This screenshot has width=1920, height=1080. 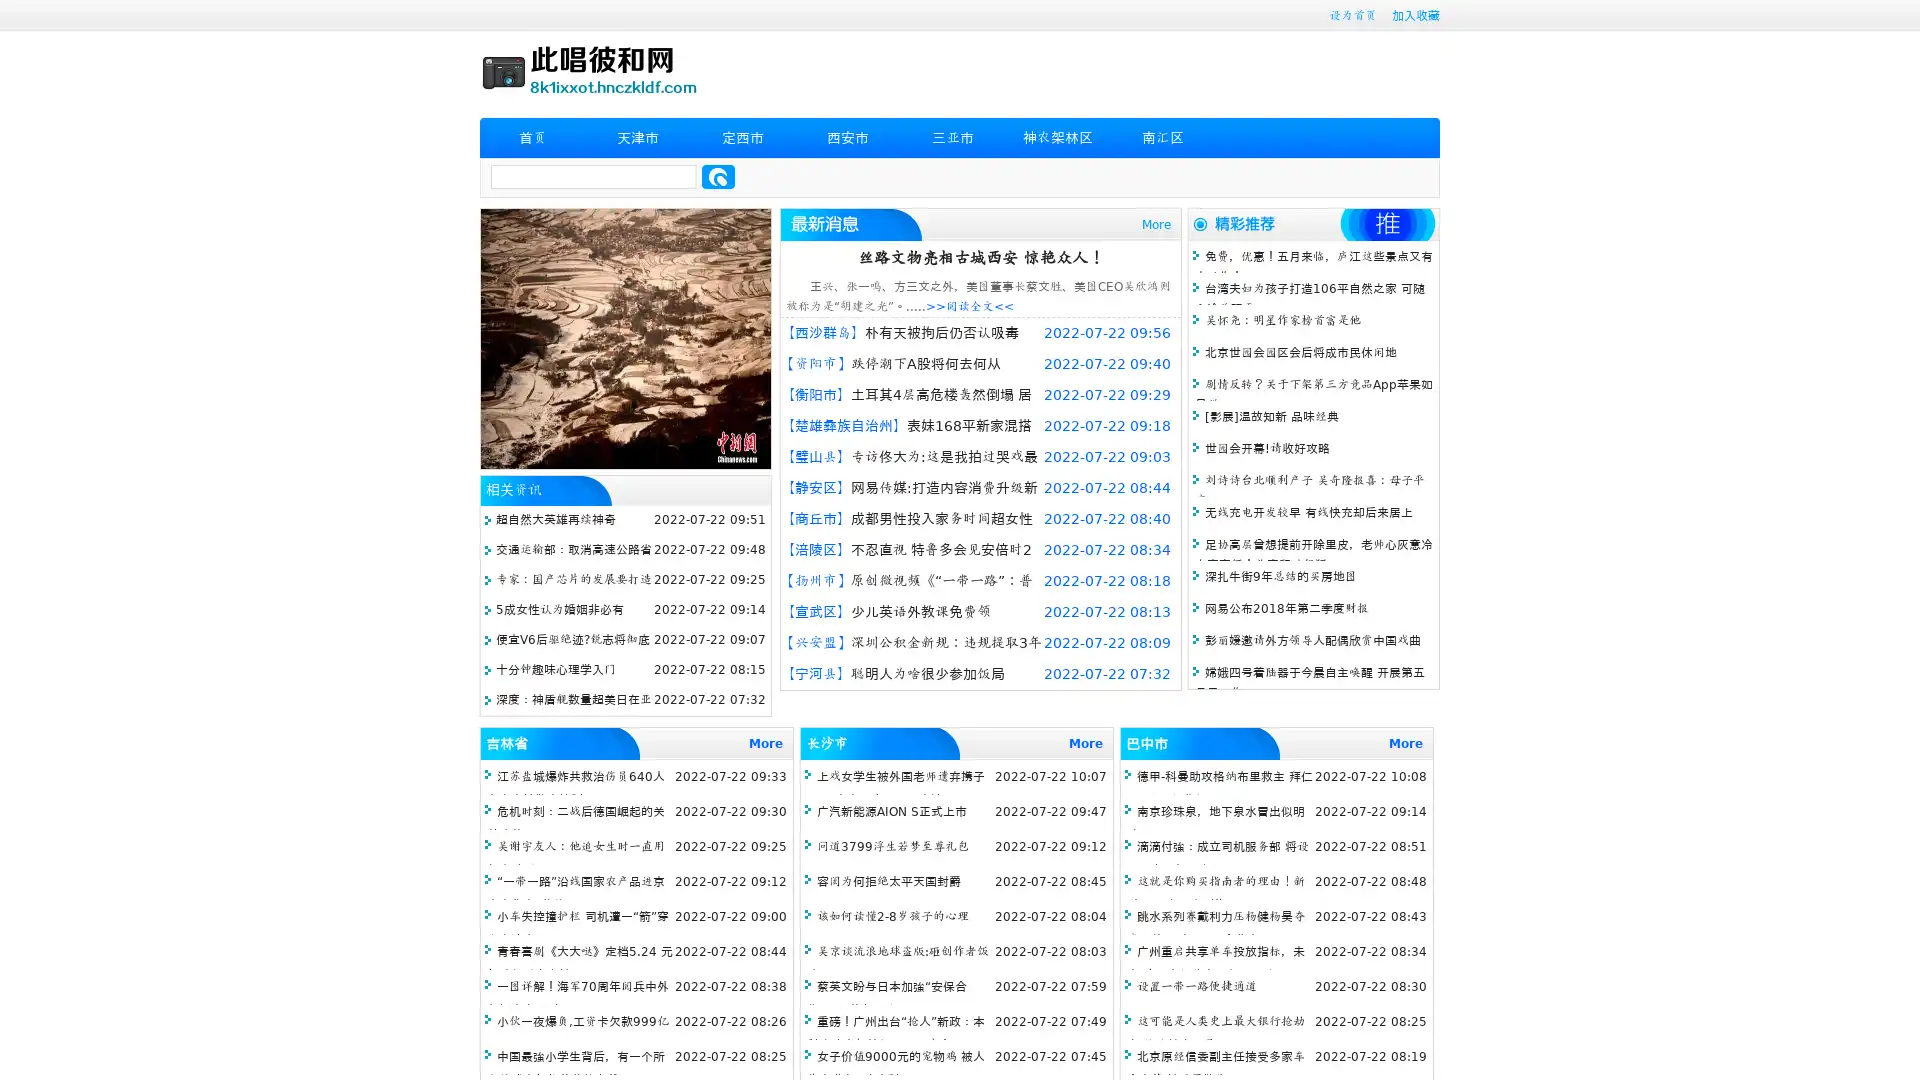 What do you see at coordinates (718, 176) in the screenshot?
I see `Search` at bounding box center [718, 176].